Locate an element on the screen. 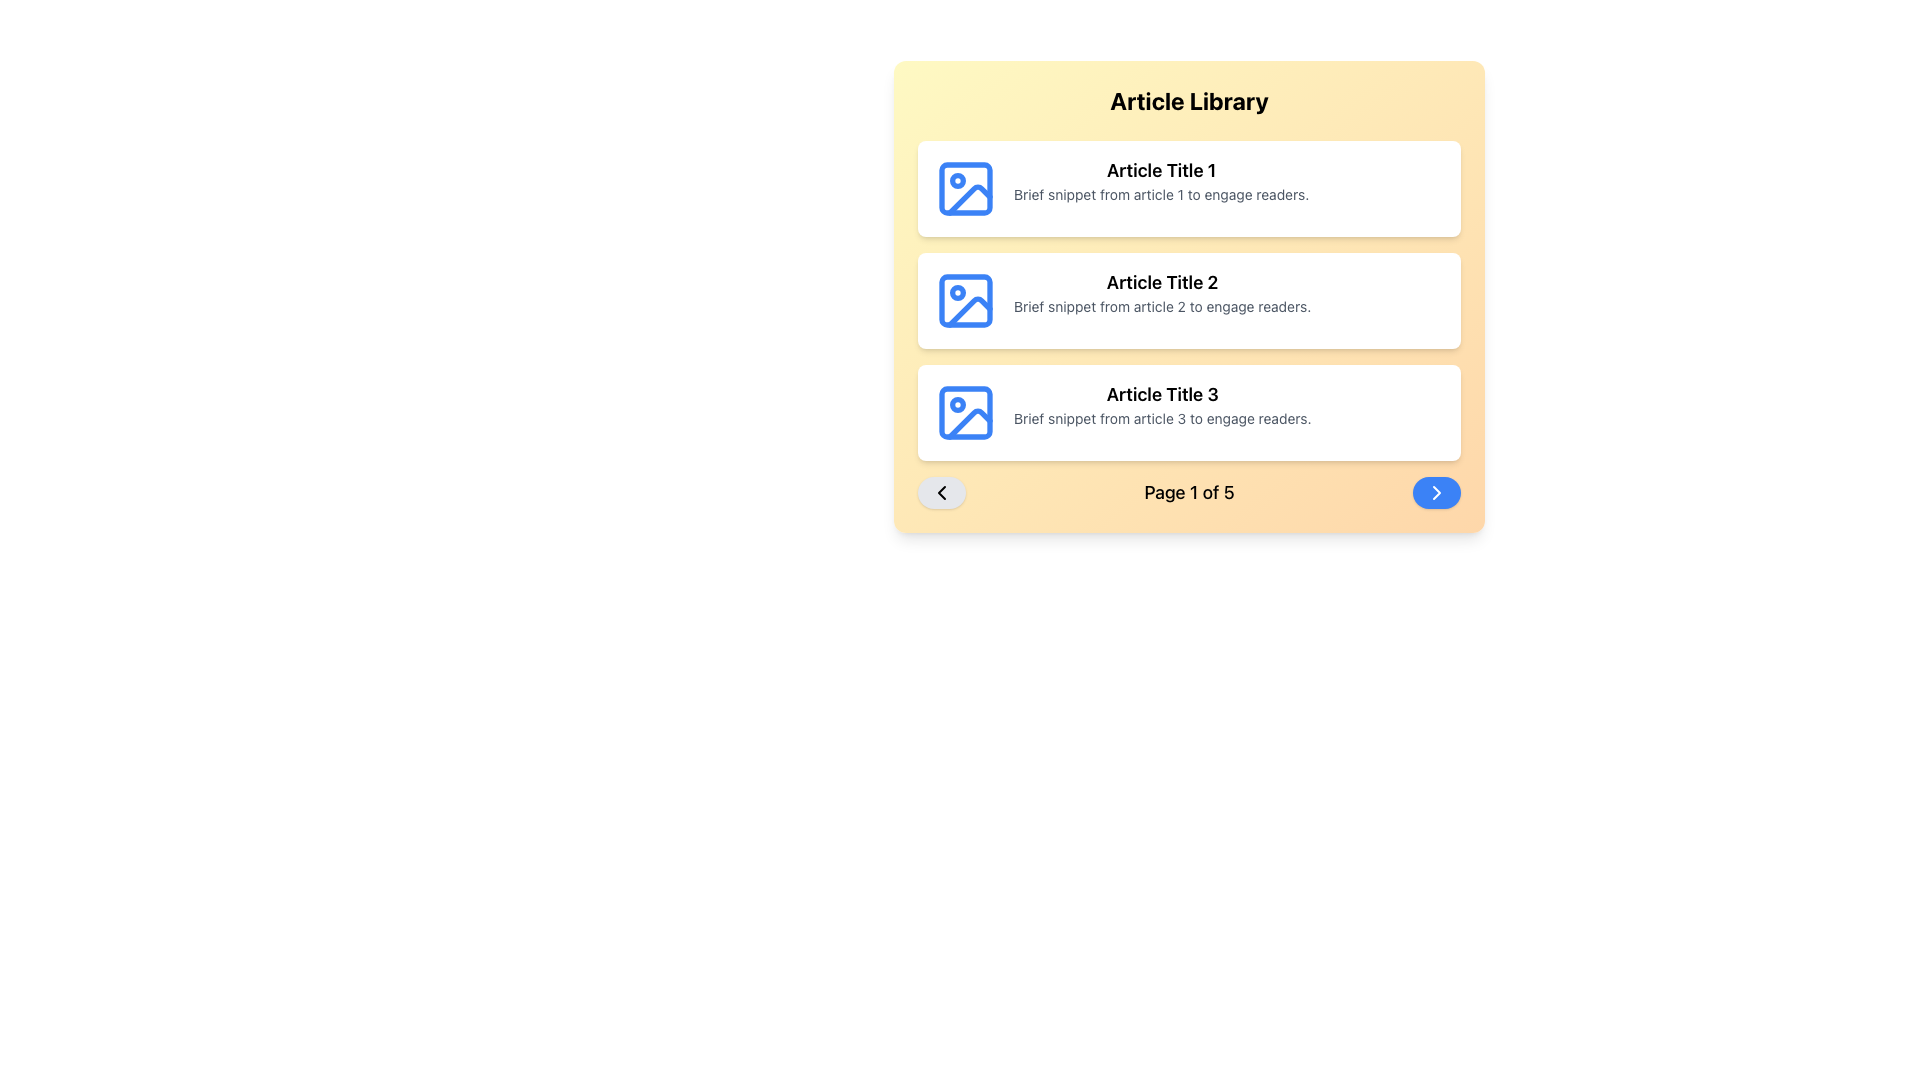 This screenshot has height=1080, width=1920. the graphical icon component representing 'Article Title 2', which is part of the second icon in the list, located in the central row, to the left of the article's textual description is located at coordinates (969, 312).